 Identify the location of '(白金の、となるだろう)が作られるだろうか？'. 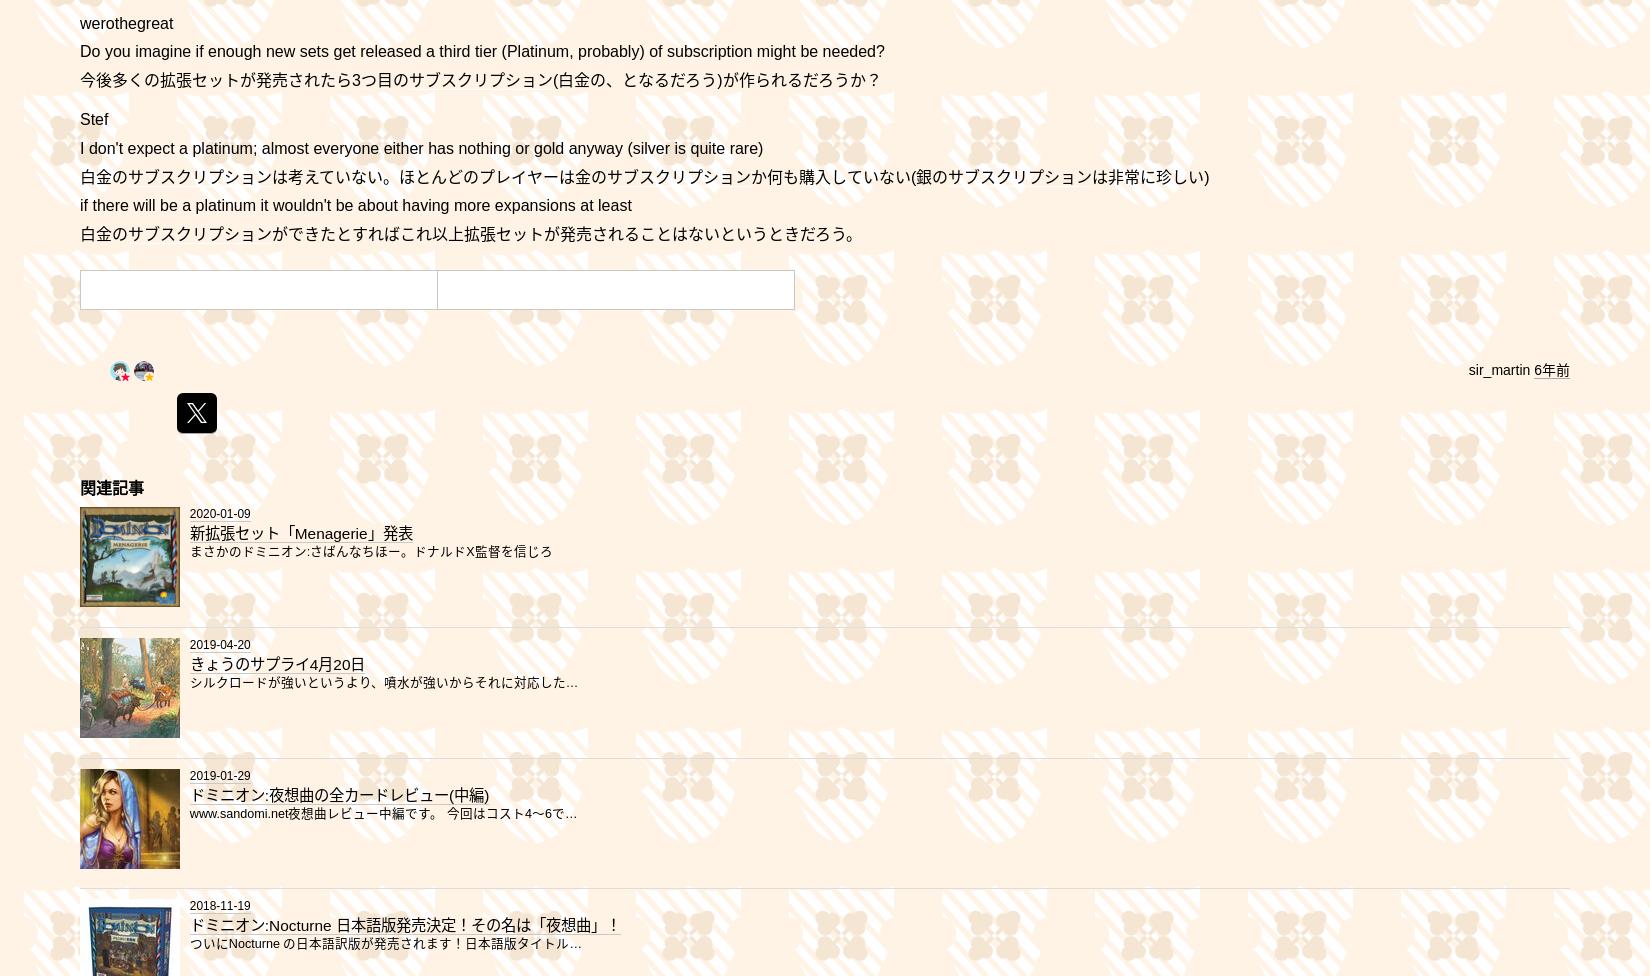
(550, 80).